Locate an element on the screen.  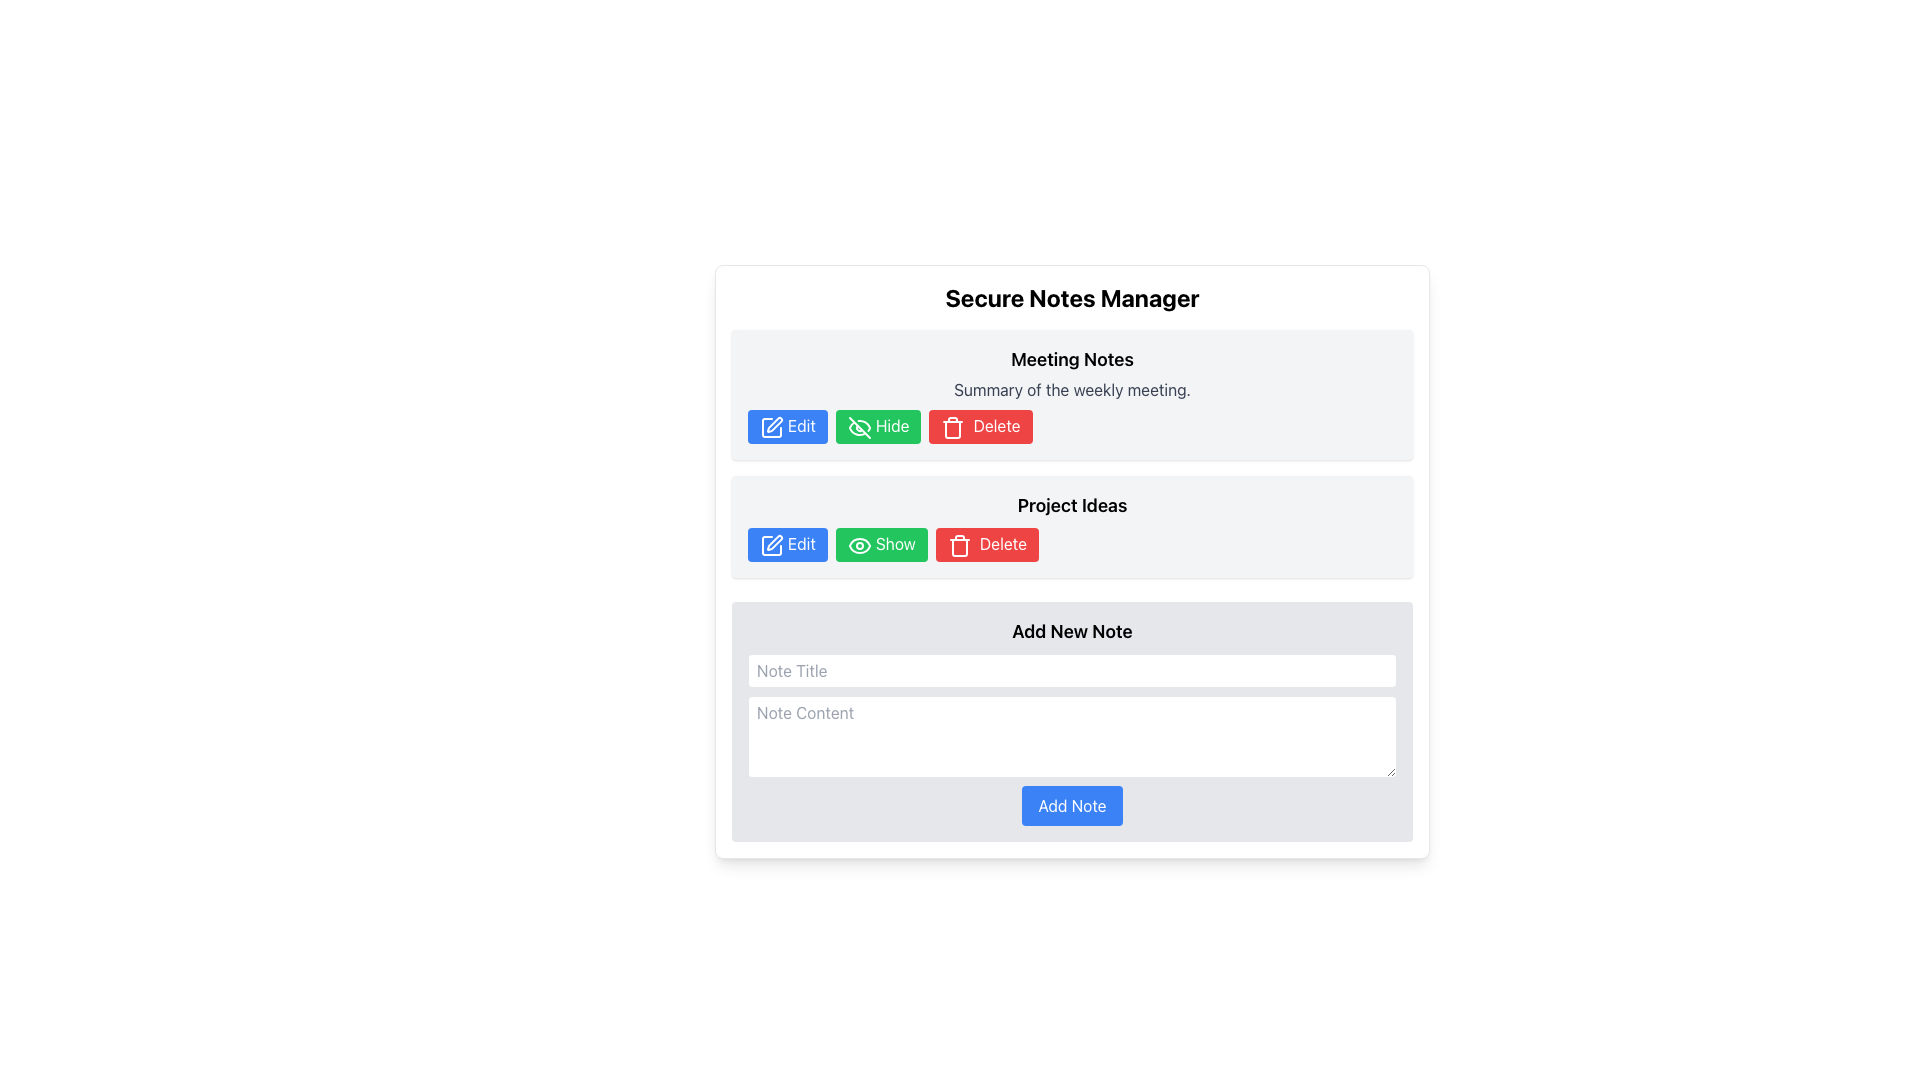
the trash icon within the red 'Delete' button, which is located to the right of the Edit and Hide/Show buttons in the action panel is located at coordinates (958, 545).